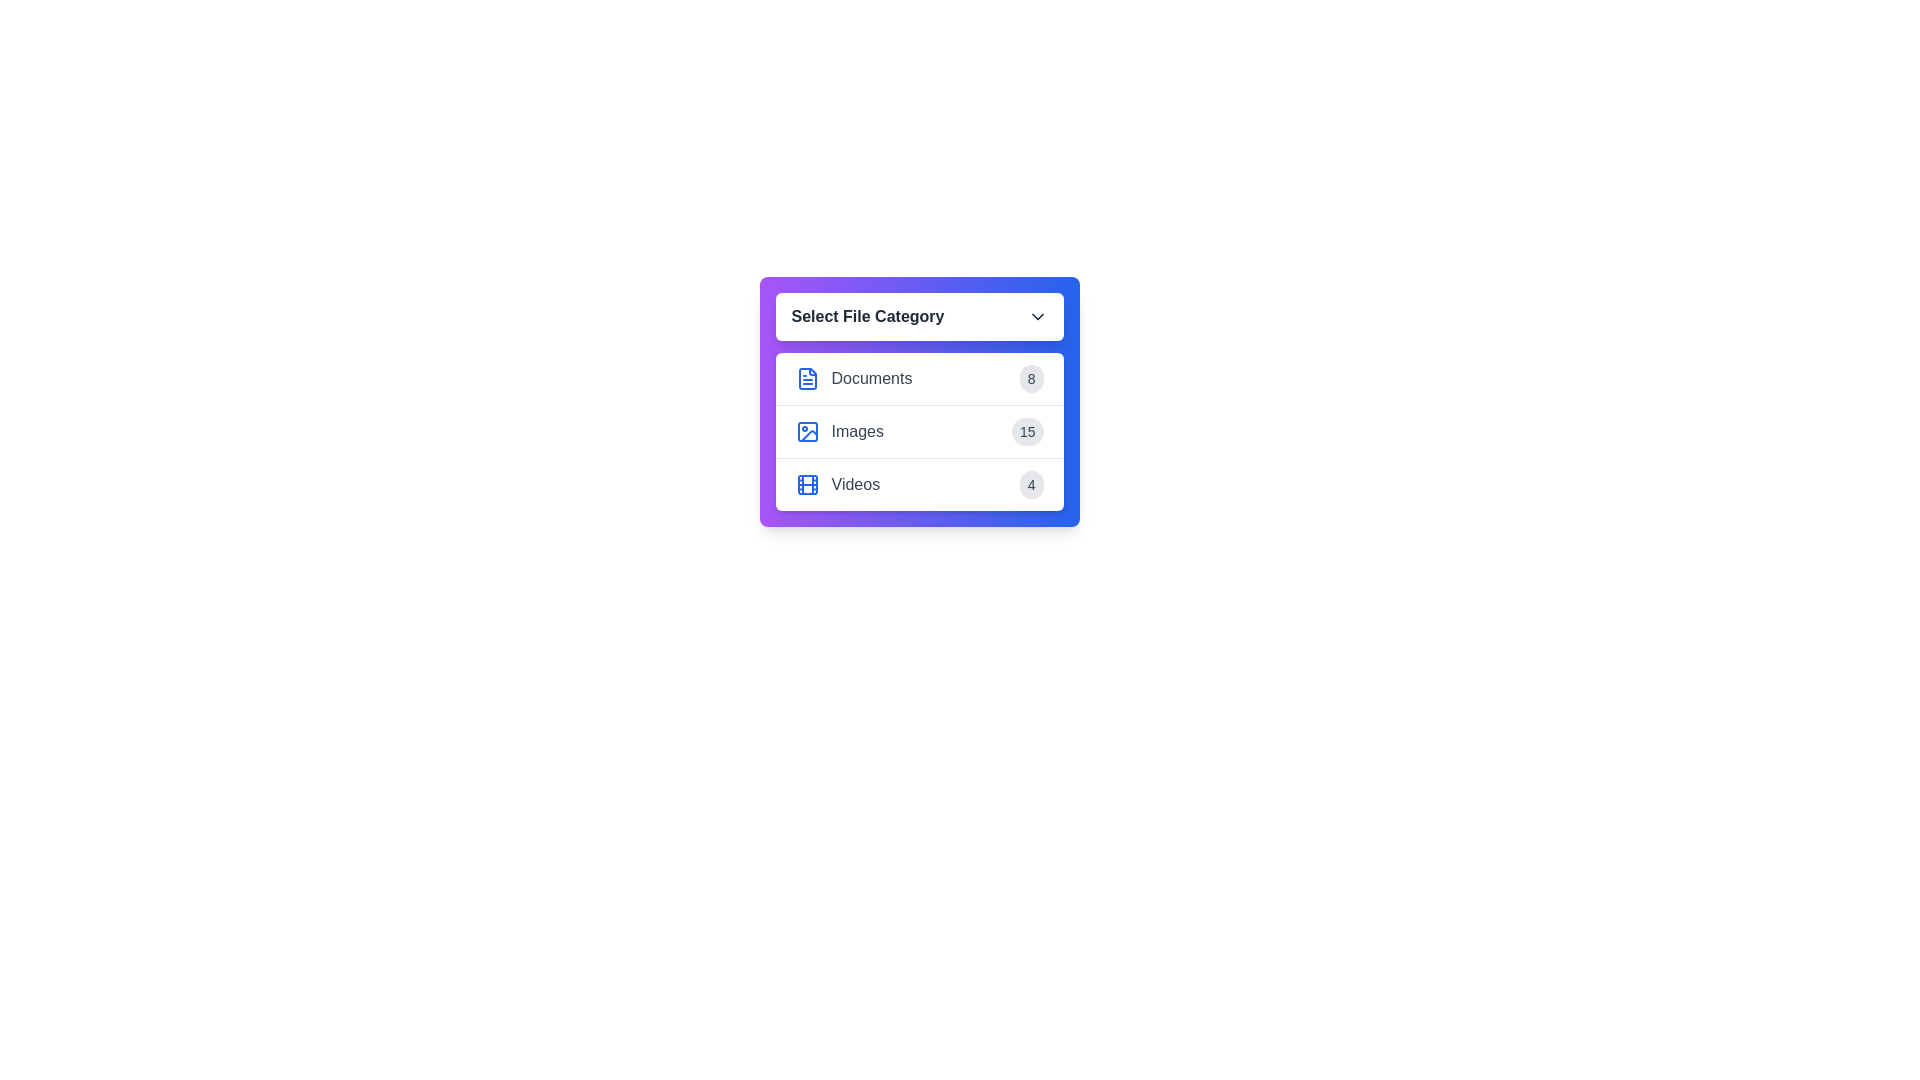 The height and width of the screenshot is (1080, 1920). I want to click on the 'Images' text label, which is the second item in the file category dropdown menu, positioned between 'Documents' and 'Videos', and located next to an icon on the left and a numerical badge on the right, so click(857, 431).